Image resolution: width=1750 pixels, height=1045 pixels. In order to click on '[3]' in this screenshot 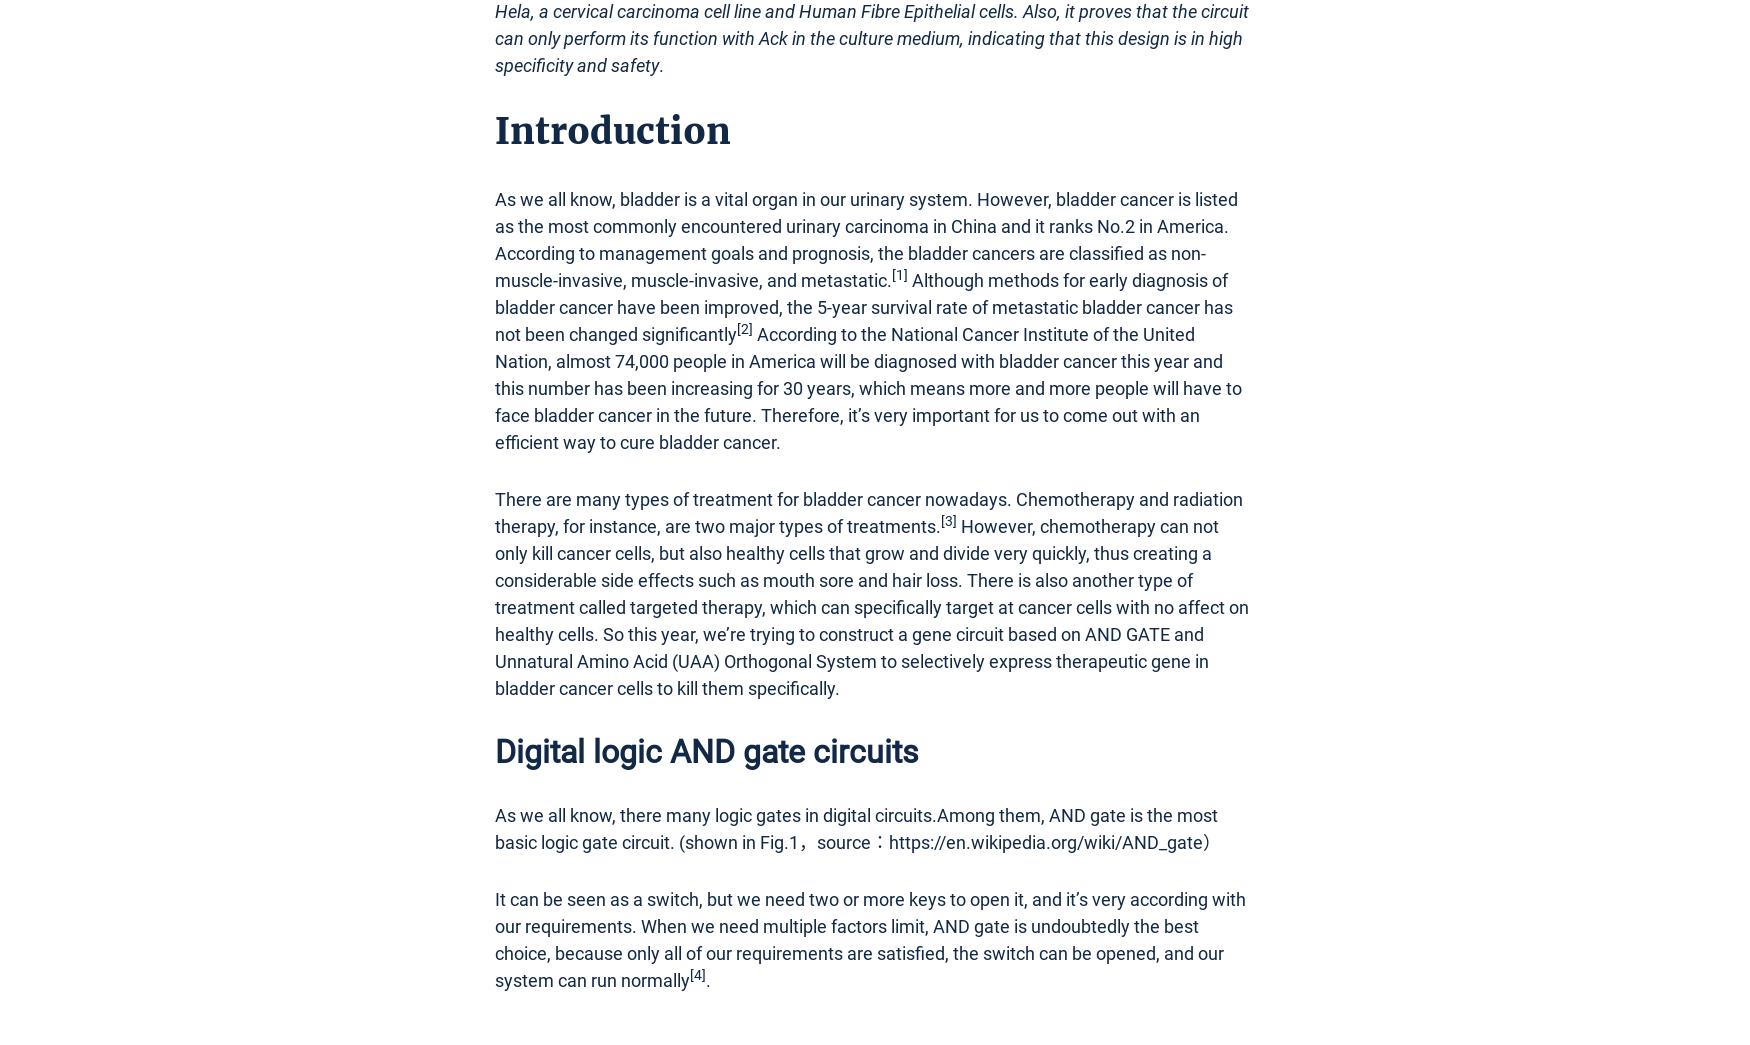, I will do `click(940, 518)`.